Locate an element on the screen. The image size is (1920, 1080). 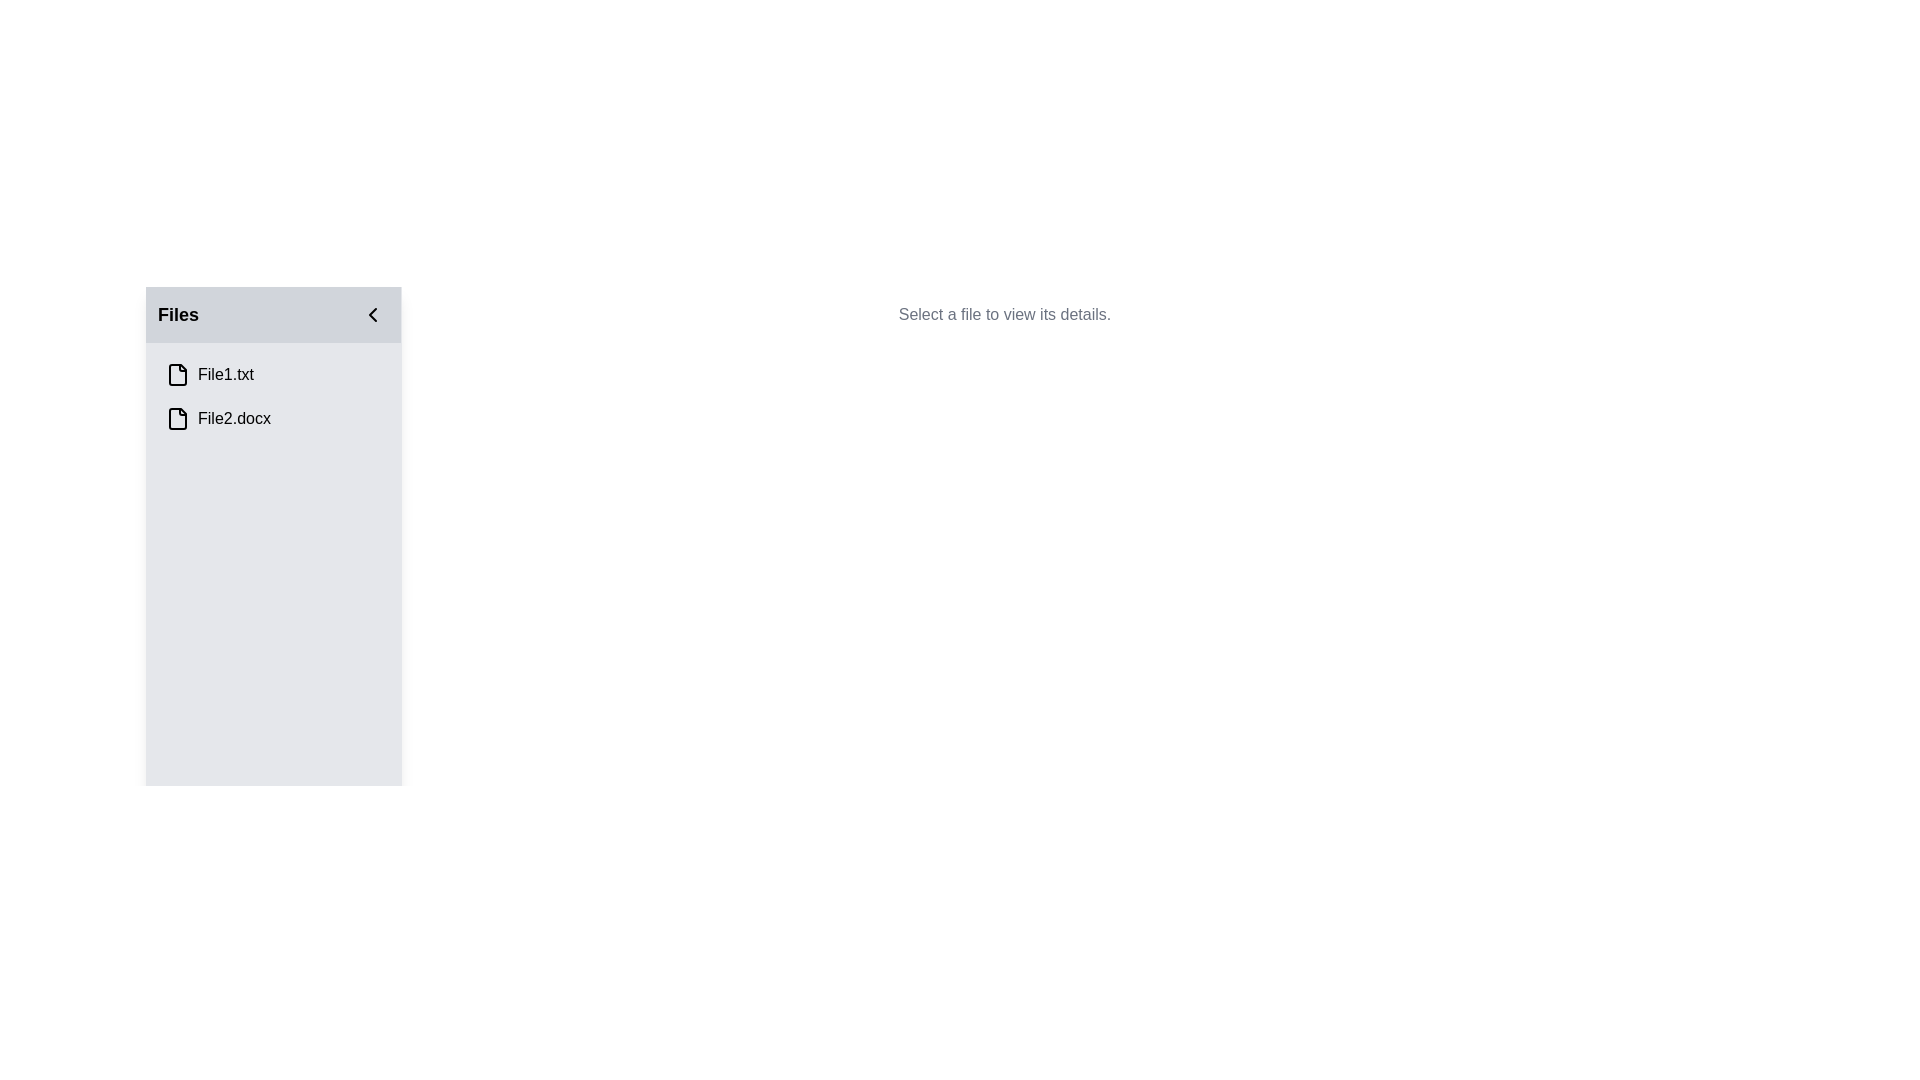
the text label displaying 'Files' in bold and large font, located in the top-left corner of the gray panel area is located at coordinates (178, 315).